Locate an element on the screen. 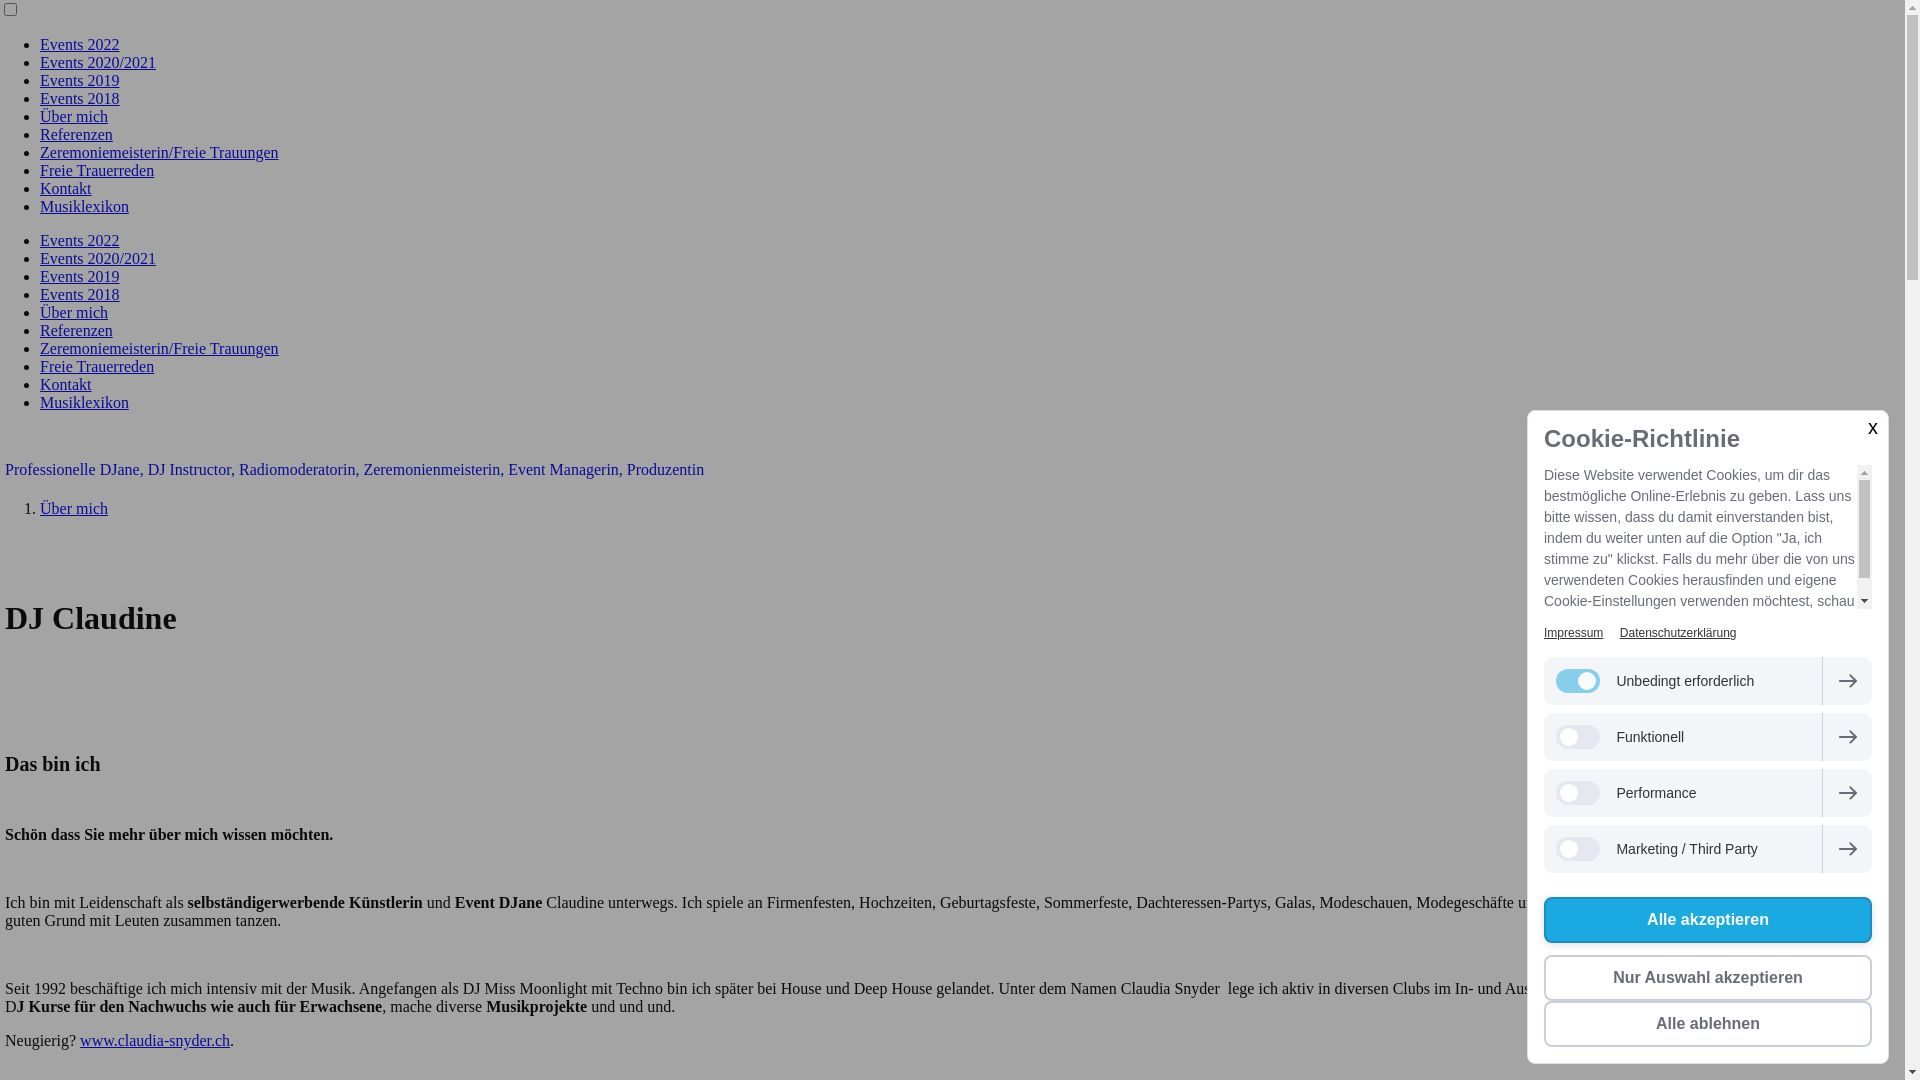 This screenshot has width=1920, height=1080. 'Events 2018' is located at coordinates (80, 294).